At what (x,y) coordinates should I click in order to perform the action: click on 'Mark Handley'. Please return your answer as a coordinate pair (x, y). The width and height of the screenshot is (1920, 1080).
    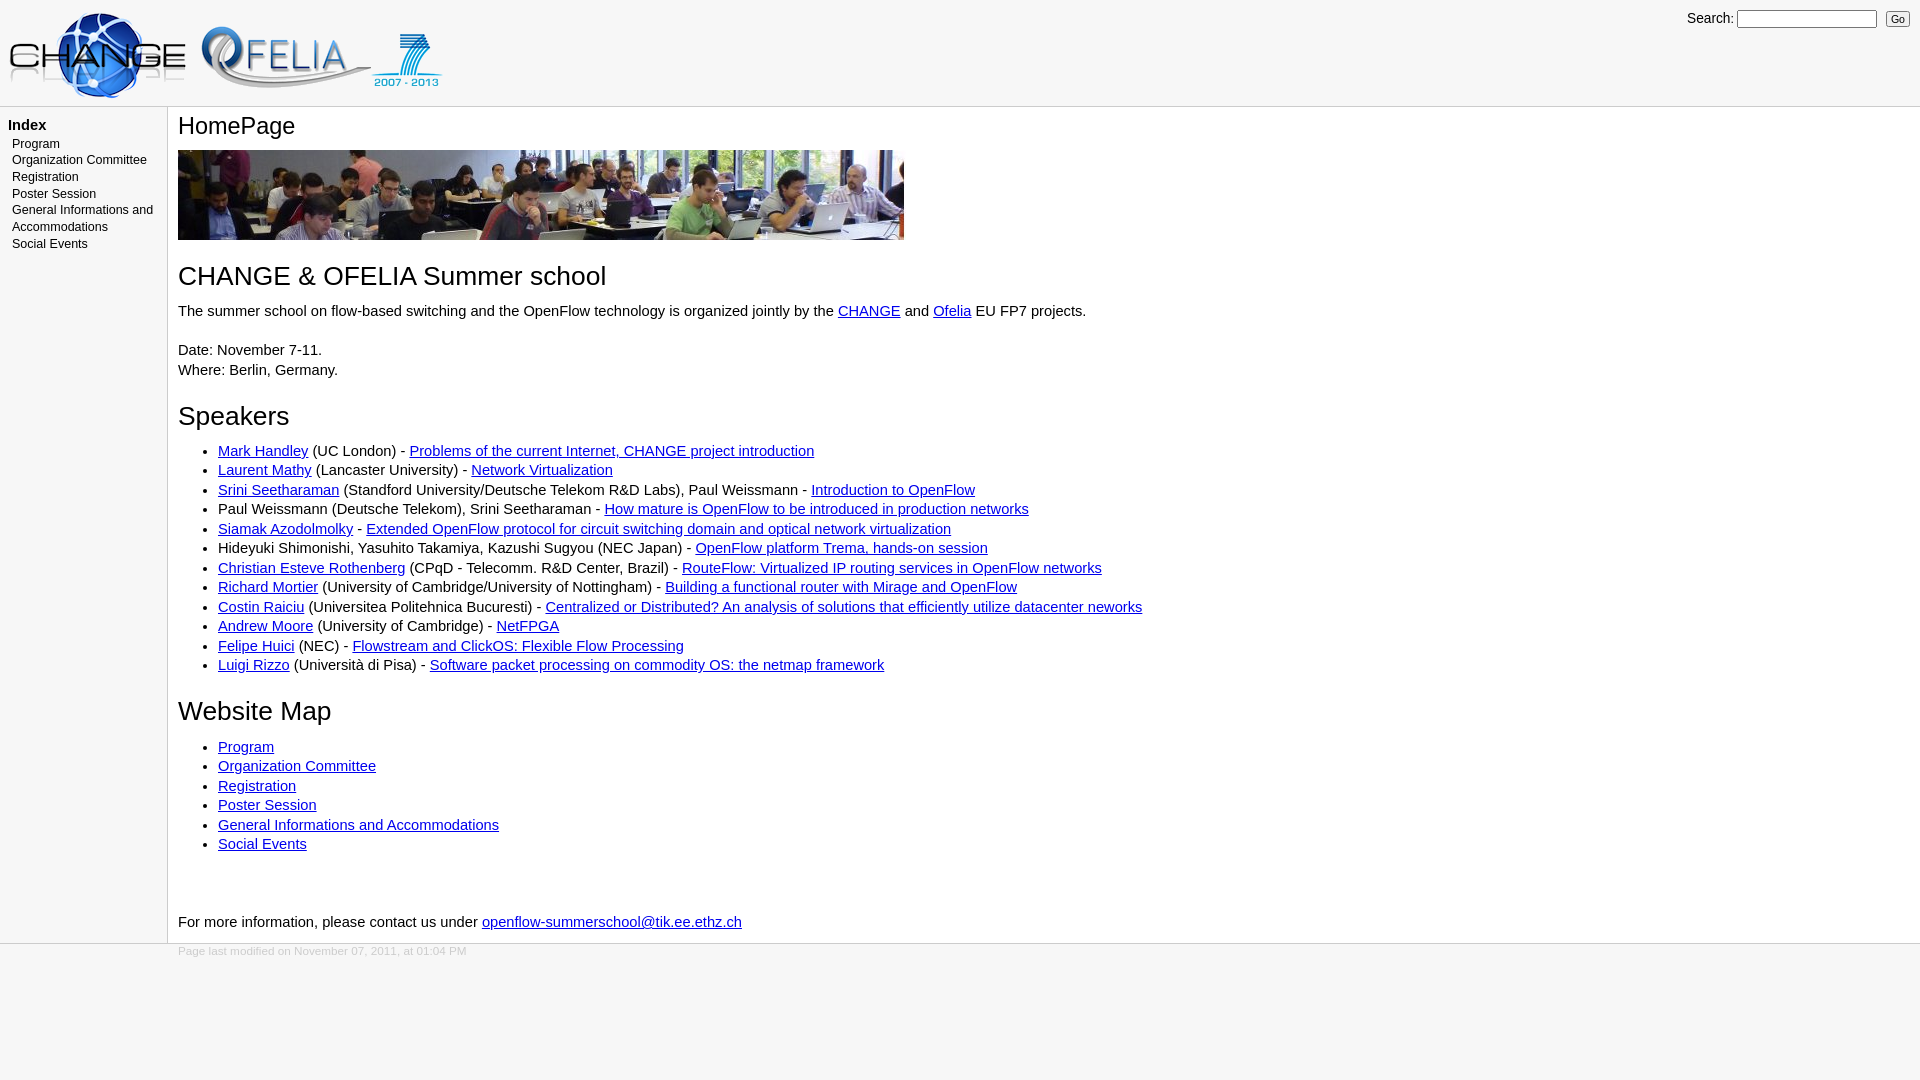
    Looking at the image, I should click on (262, 451).